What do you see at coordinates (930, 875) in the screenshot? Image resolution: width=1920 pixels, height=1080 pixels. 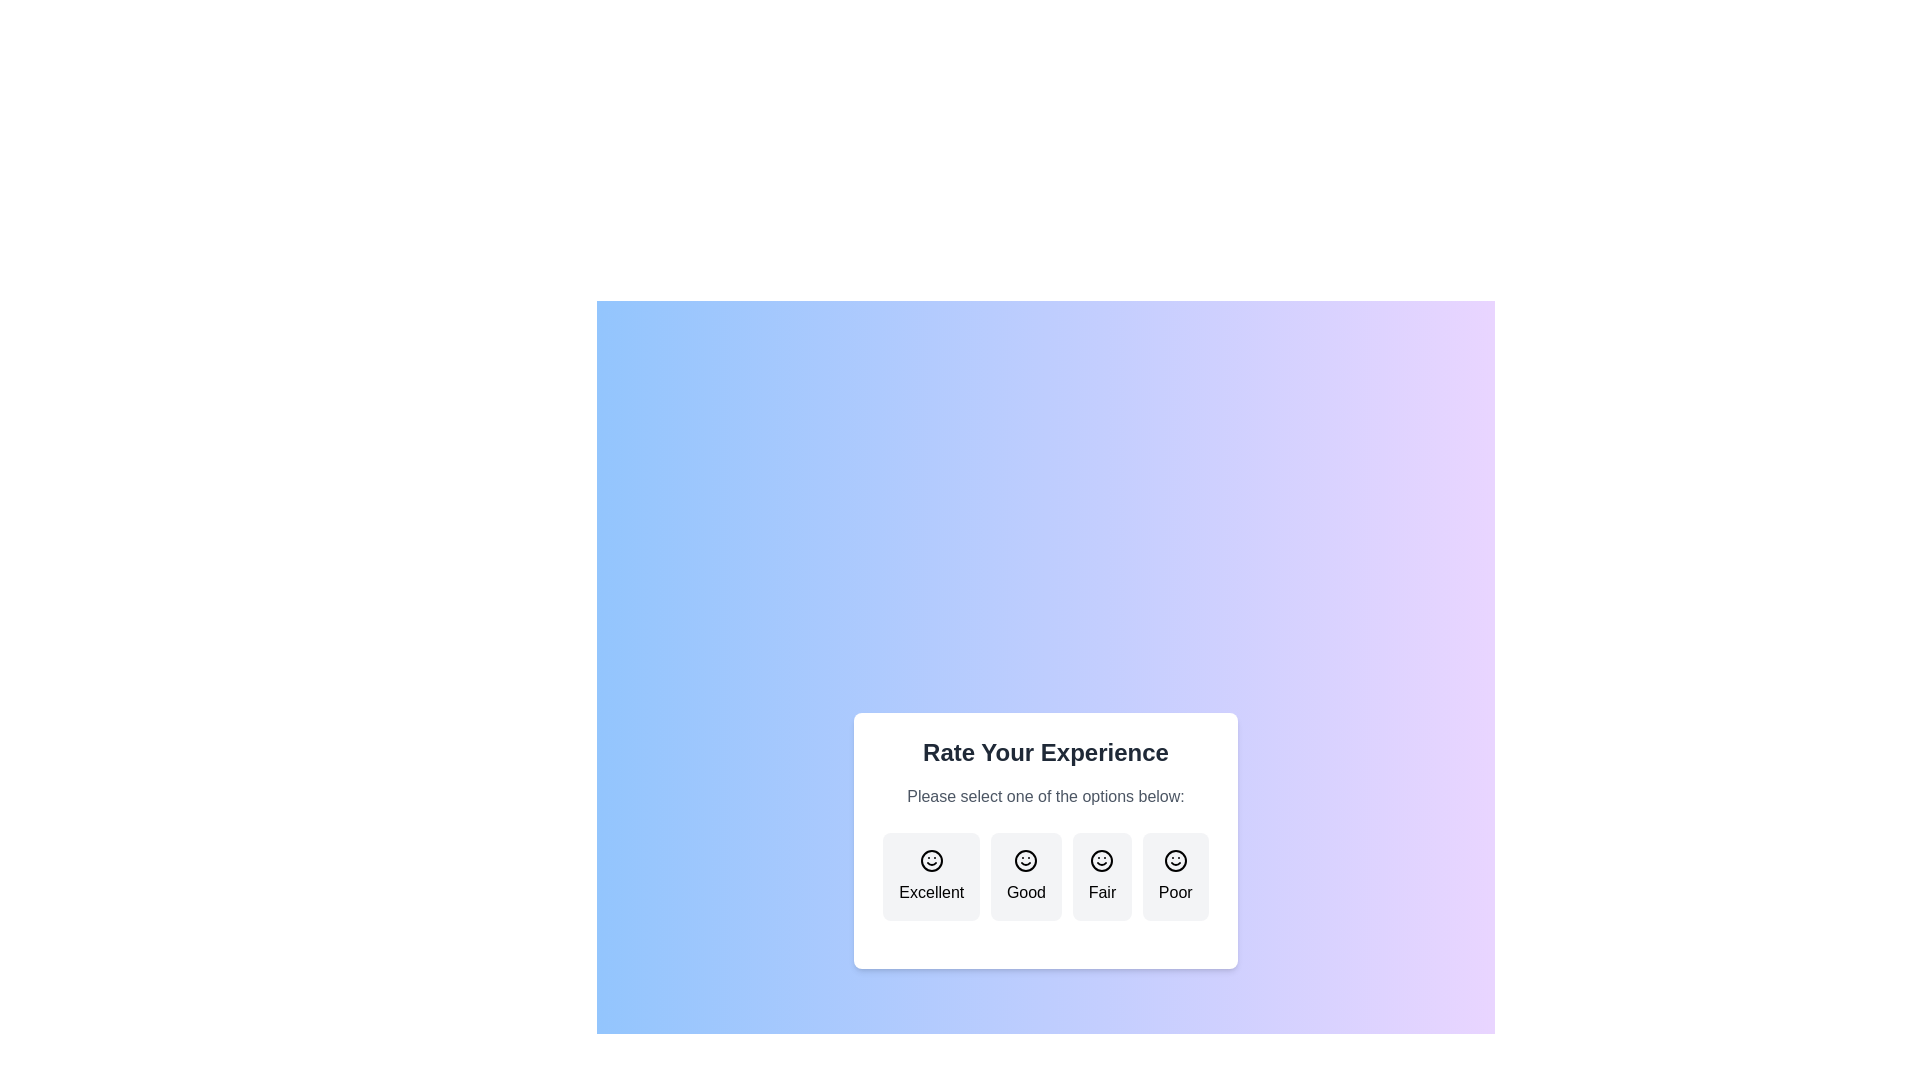 I see `the 'Excellent' button, the first button in the row of four options for rating experience, to trigger its hover effect` at bounding box center [930, 875].